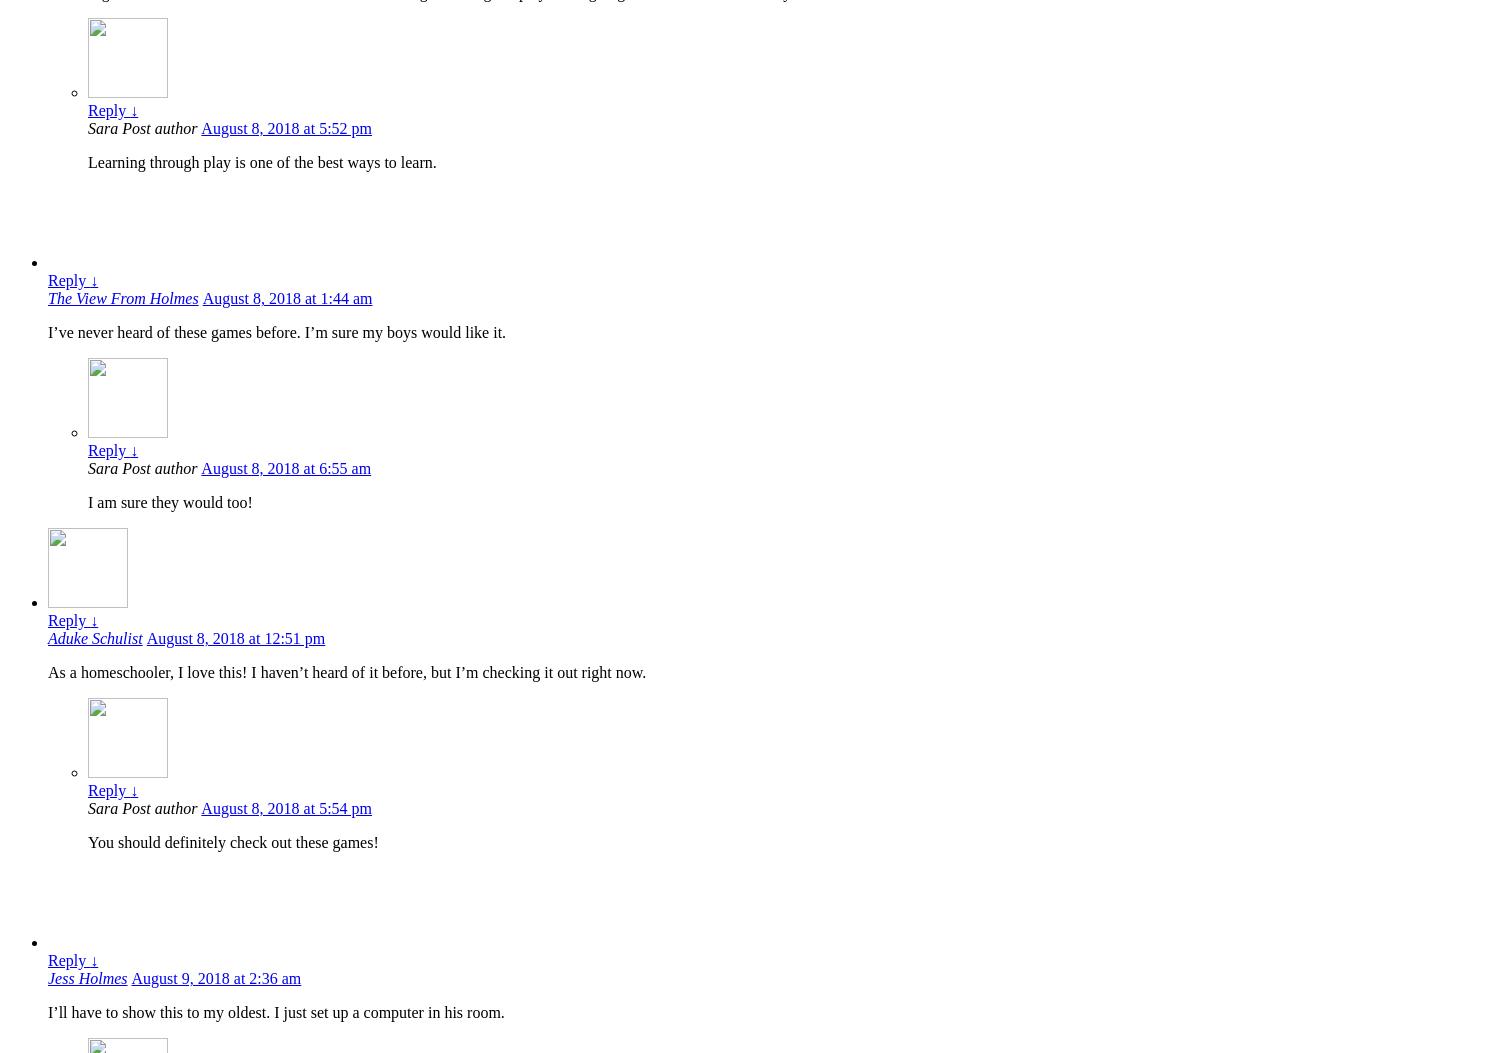 The image size is (1500, 1053). I want to click on 'As a homeschooler, I love this! I haven’t heard of it before, but I’m checking it out right now.', so click(345, 672).